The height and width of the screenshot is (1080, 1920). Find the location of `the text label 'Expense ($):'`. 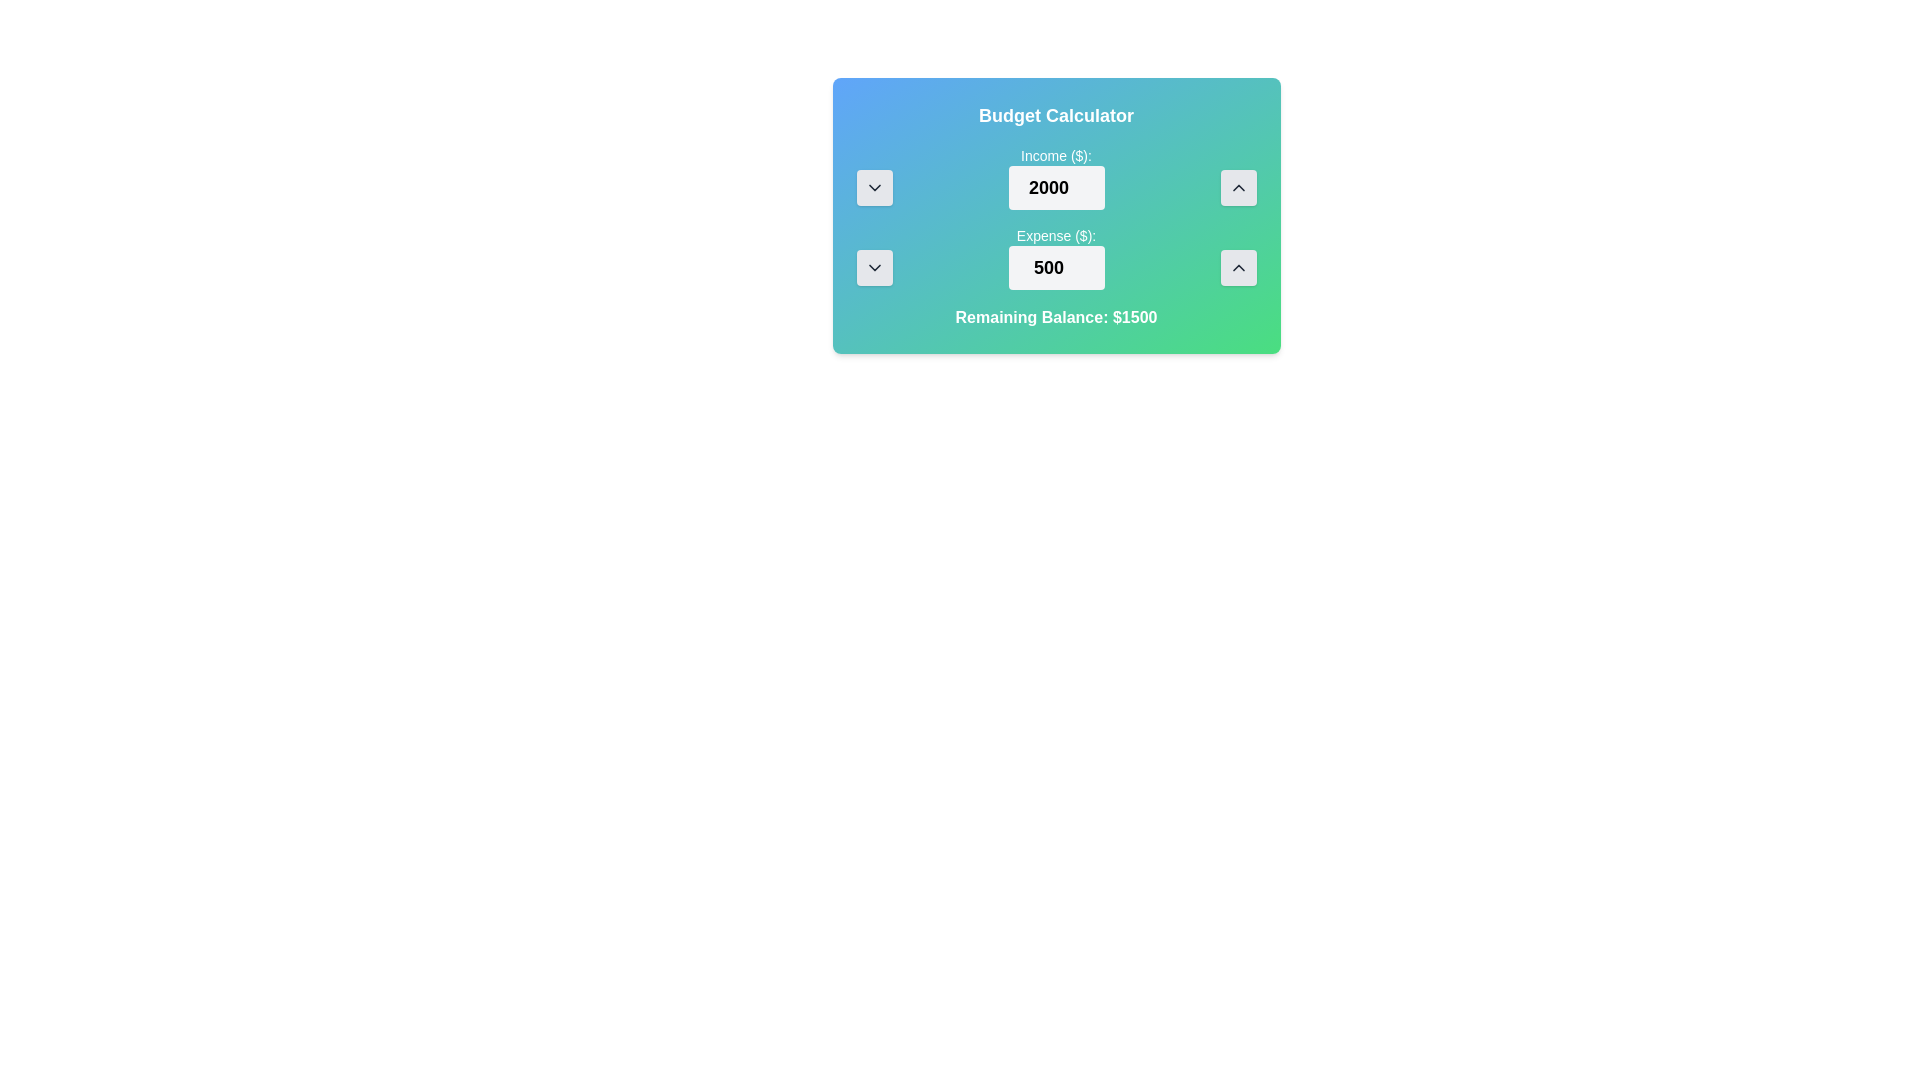

the text label 'Expense ($):' is located at coordinates (1055, 234).